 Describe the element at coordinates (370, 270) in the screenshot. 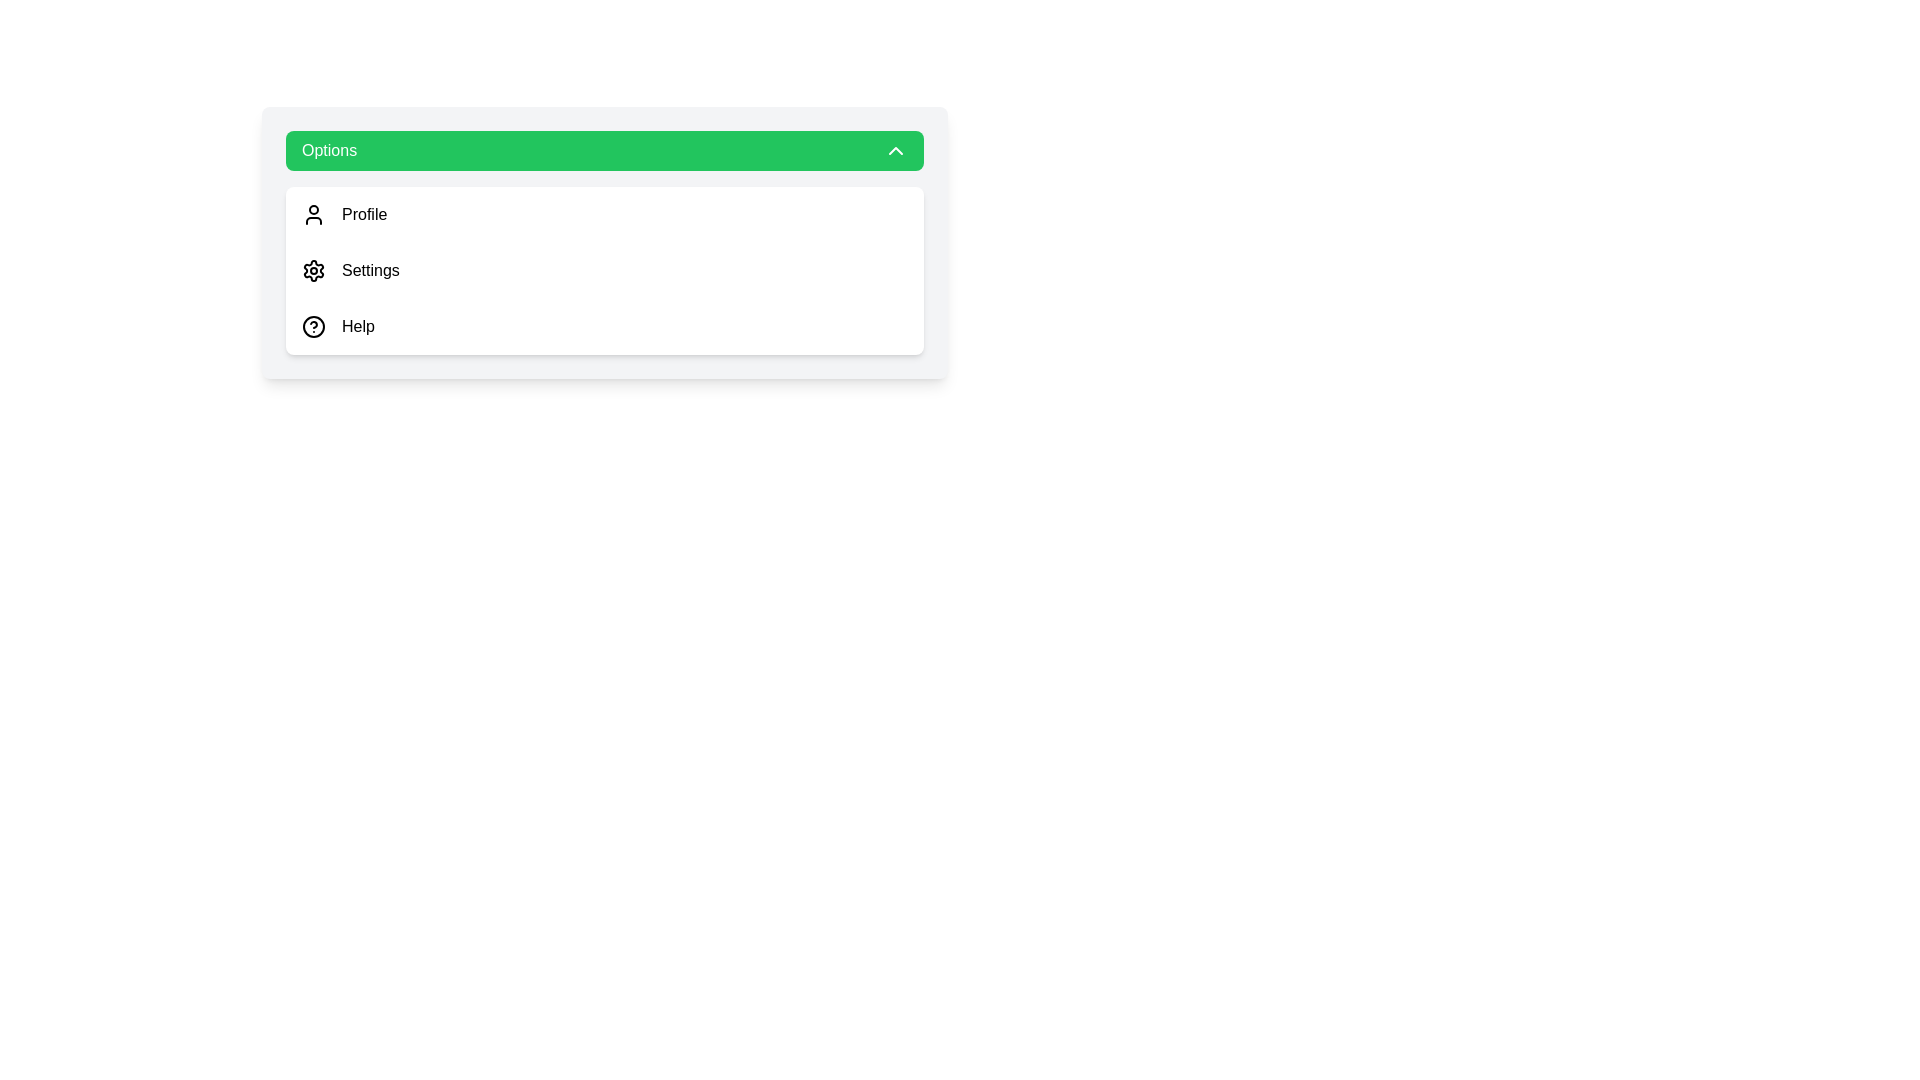

I see `the text label or button that serves as a navigation option for the settings page, located between 'Profile' and 'Help'` at that location.